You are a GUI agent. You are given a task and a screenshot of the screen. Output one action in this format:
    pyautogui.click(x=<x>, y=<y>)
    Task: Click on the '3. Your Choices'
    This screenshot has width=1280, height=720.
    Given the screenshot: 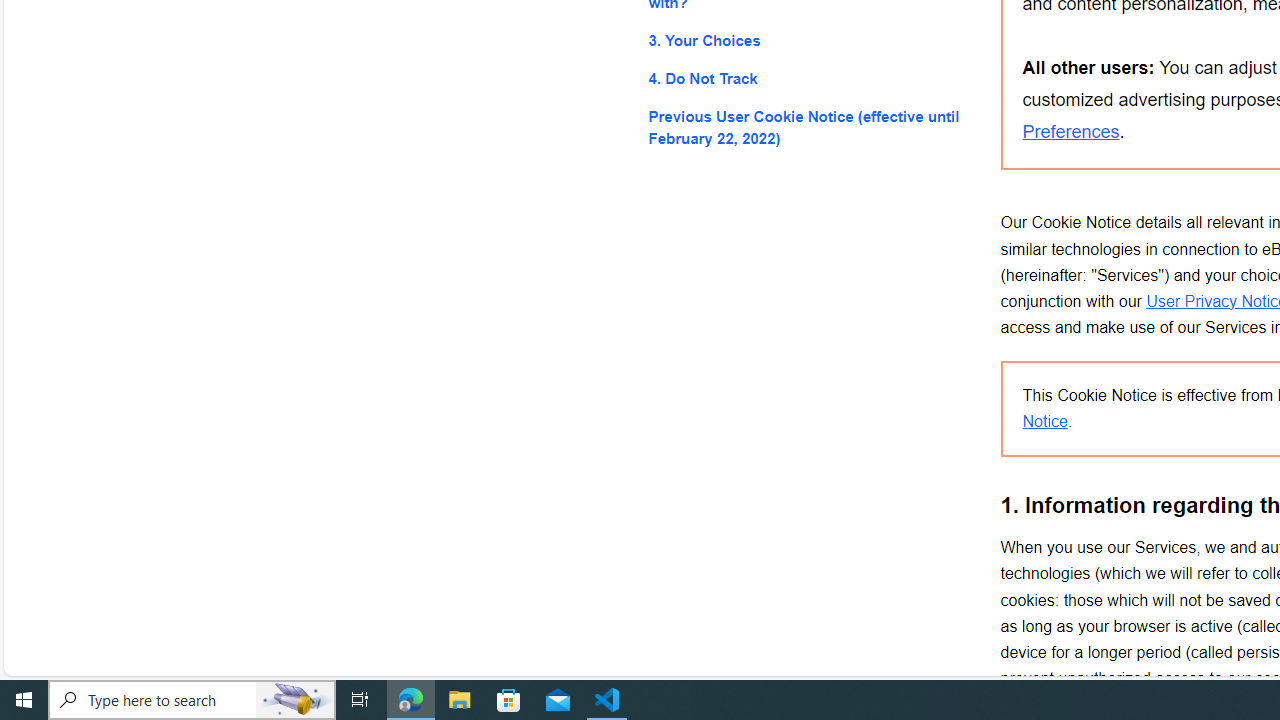 What is the action you would take?
    pyautogui.click(x=808, y=40)
    